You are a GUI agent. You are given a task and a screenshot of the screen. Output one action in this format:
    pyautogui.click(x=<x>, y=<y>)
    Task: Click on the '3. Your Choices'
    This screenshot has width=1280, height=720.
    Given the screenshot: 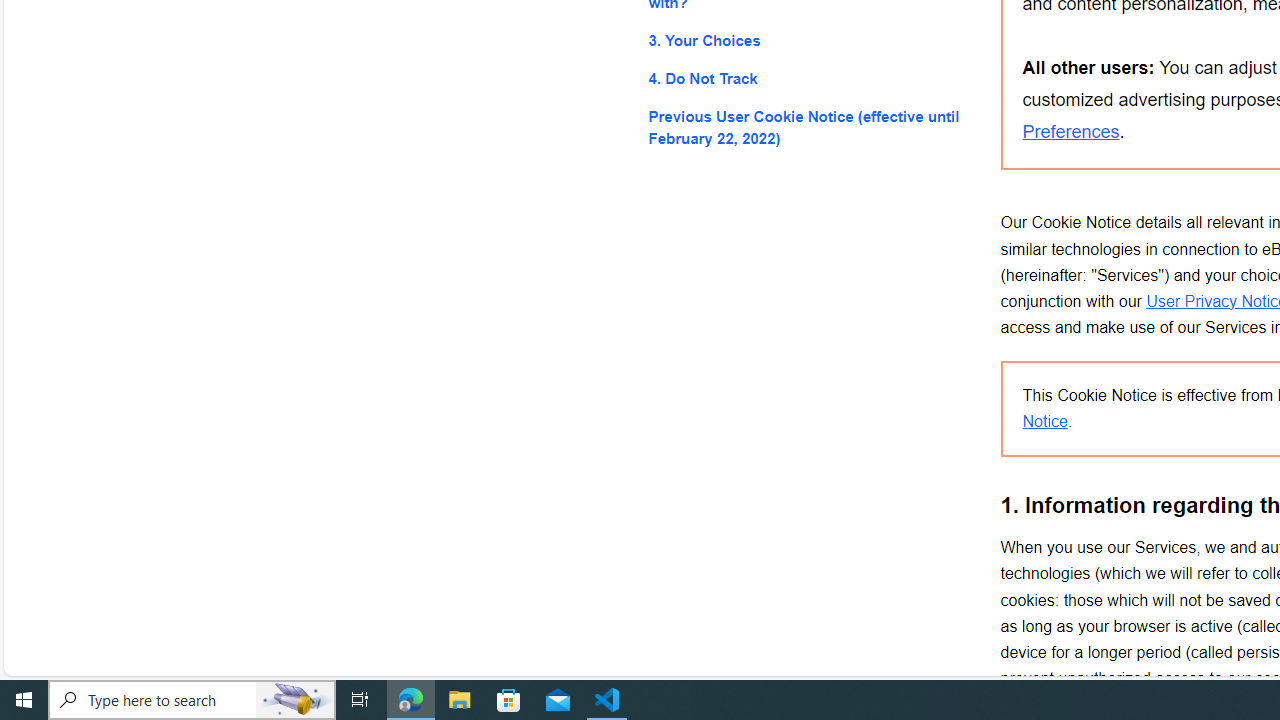 What is the action you would take?
    pyautogui.click(x=808, y=40)
    